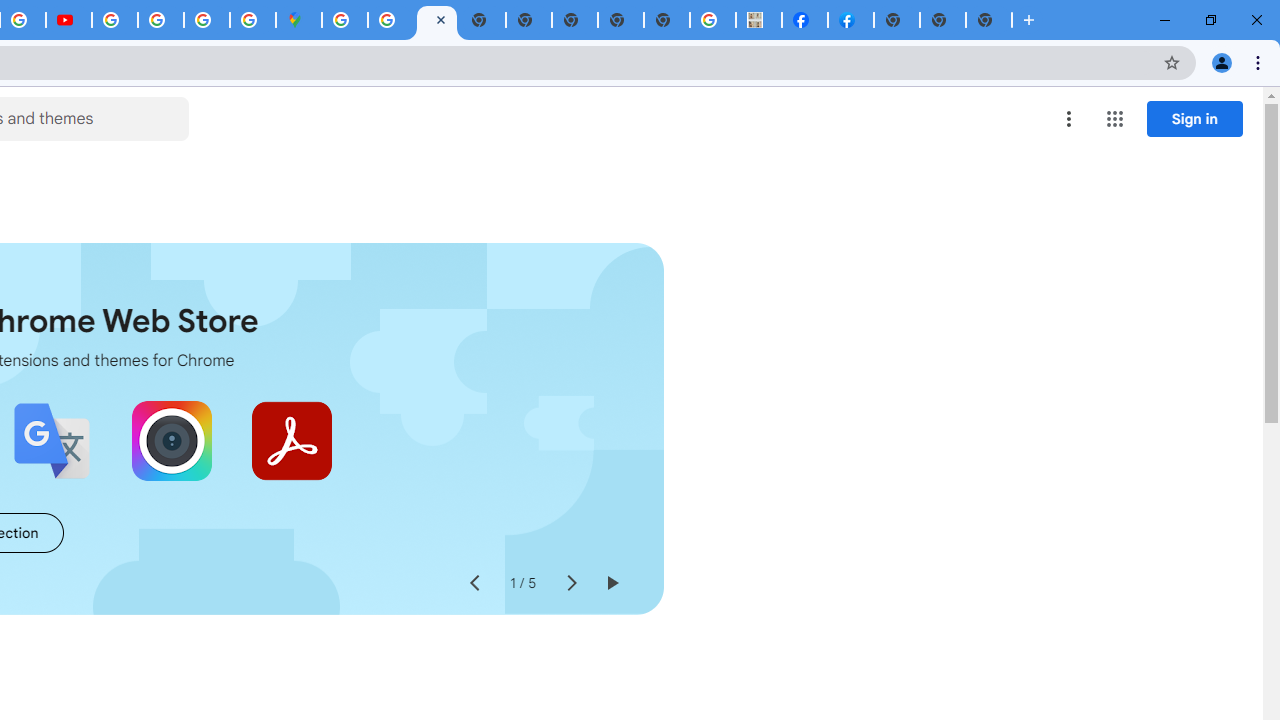  What do you see at coordinates (473, 583) in the screenshot?
I see `'Previous slide'` at bounding box center [473, 583].